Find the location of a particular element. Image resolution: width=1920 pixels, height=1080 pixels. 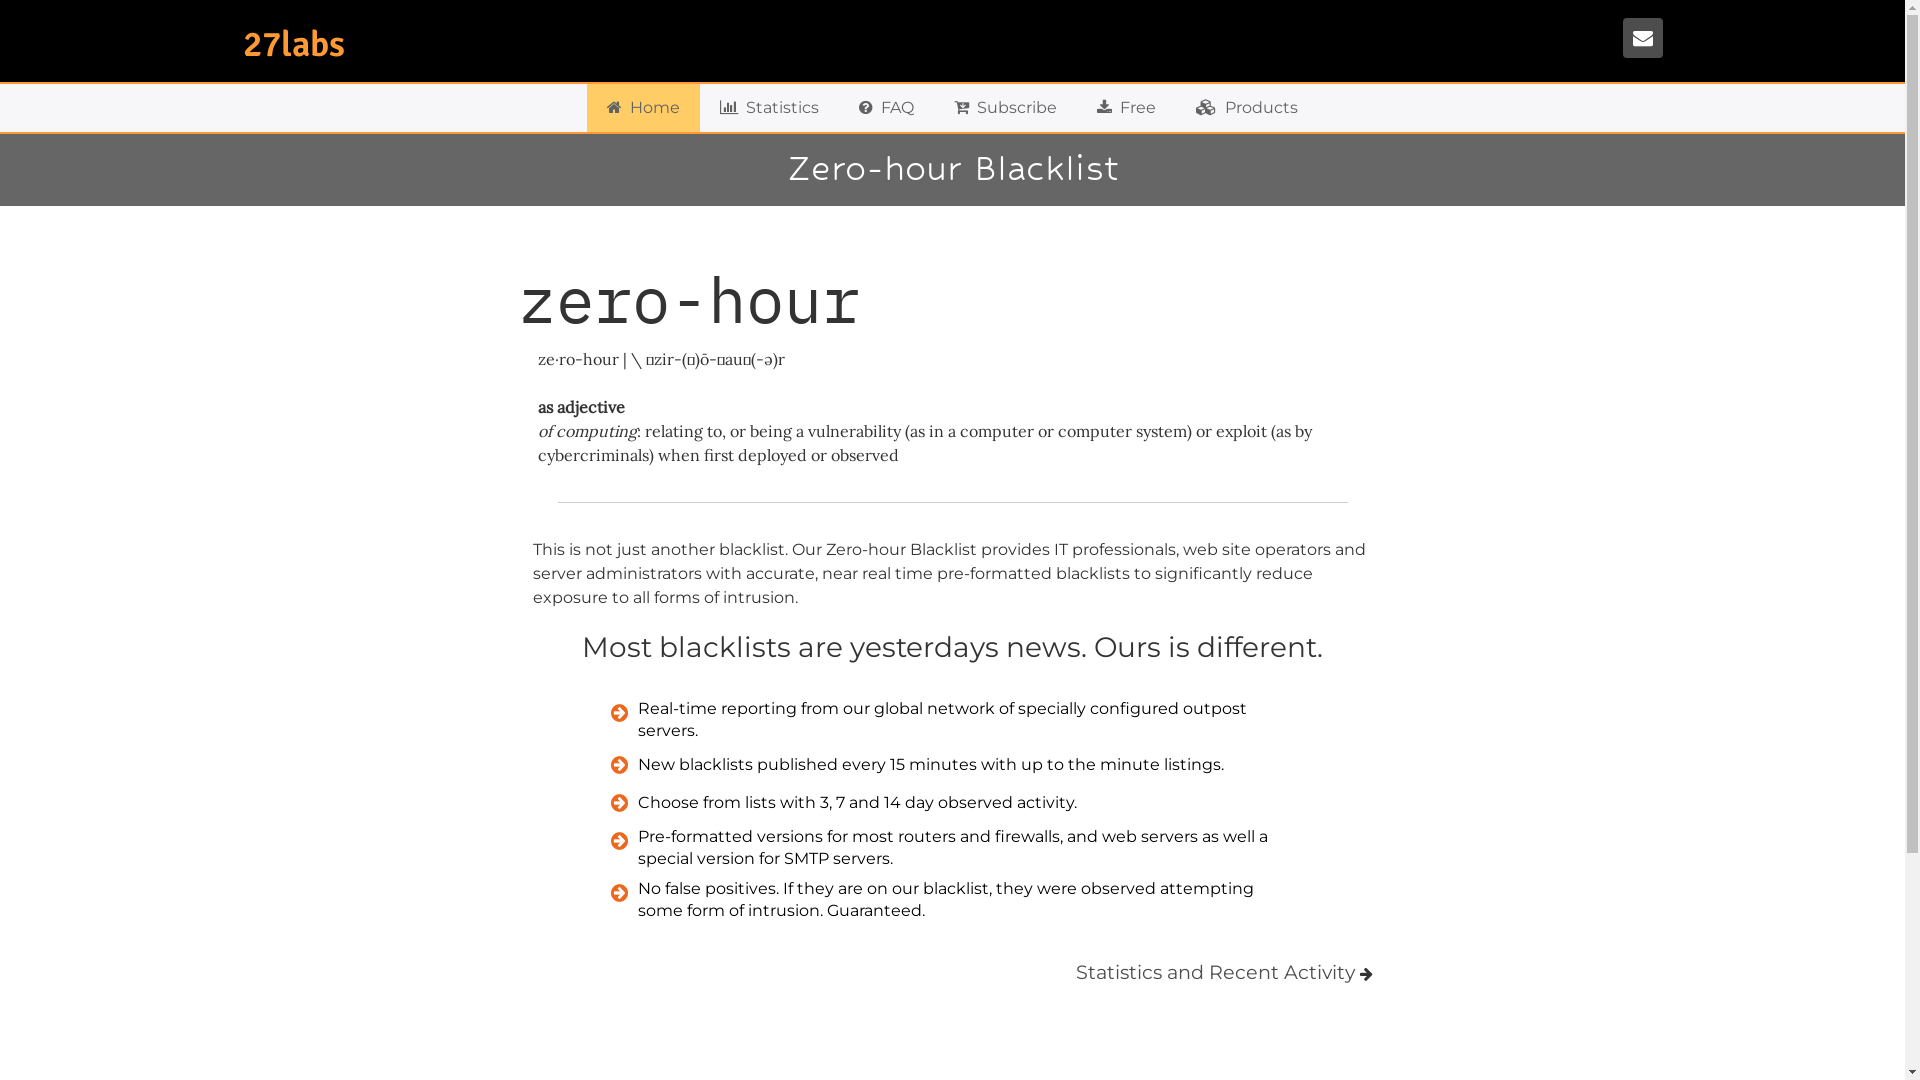

'Products' is located at coordinates (1246, 108).